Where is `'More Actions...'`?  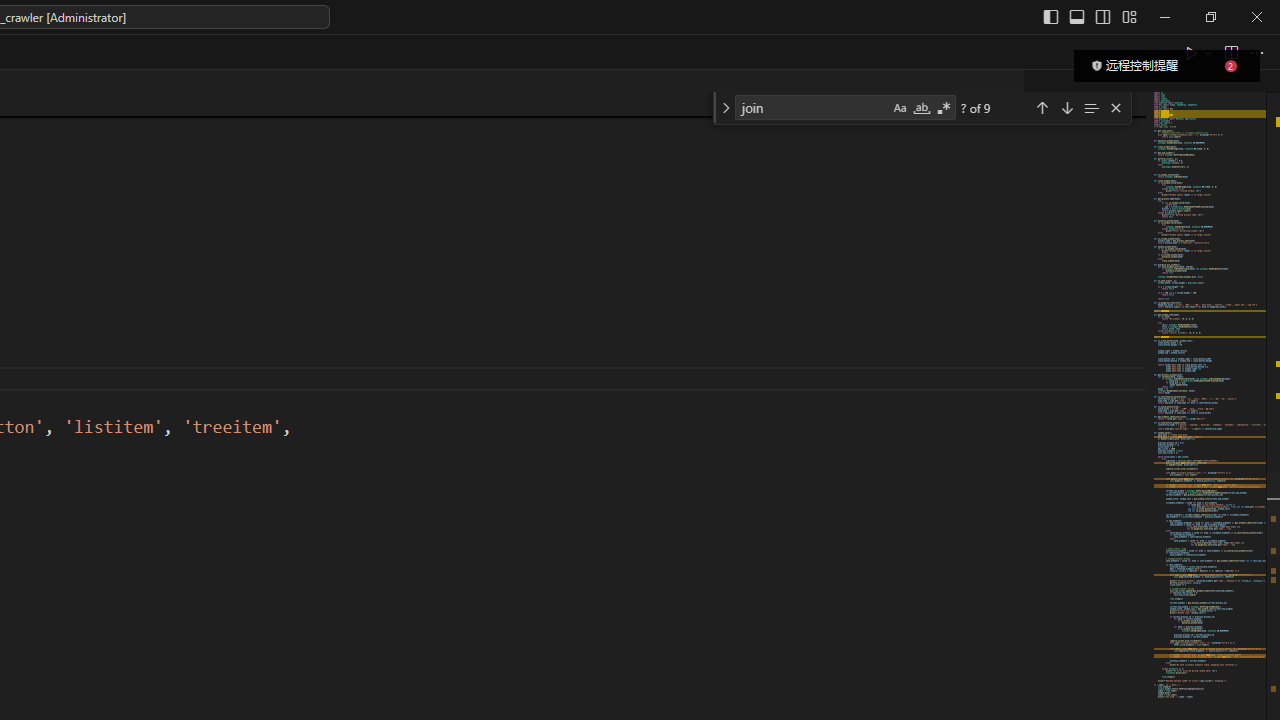
'More Actions...' is located at coordinates (1255, 51).